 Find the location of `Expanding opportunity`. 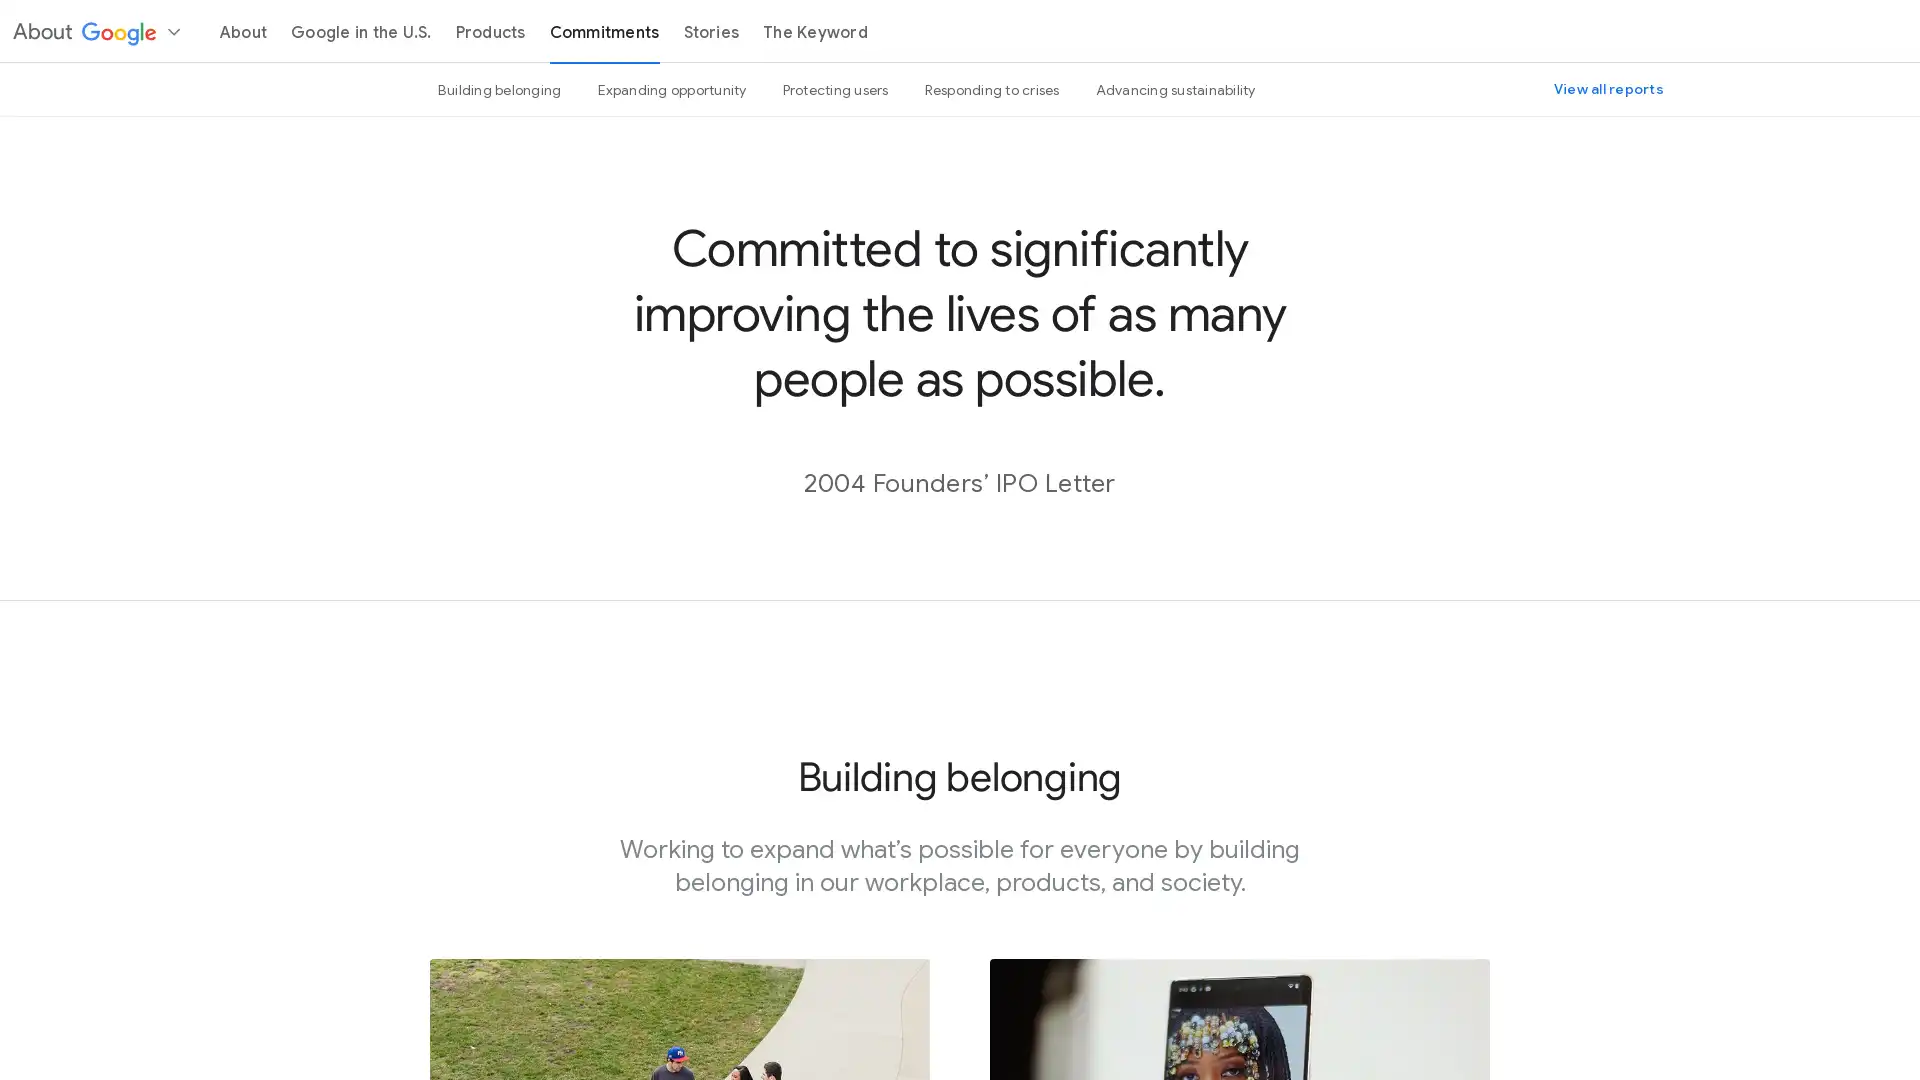

Expanding opportunity is located at coordinates (671, 88).